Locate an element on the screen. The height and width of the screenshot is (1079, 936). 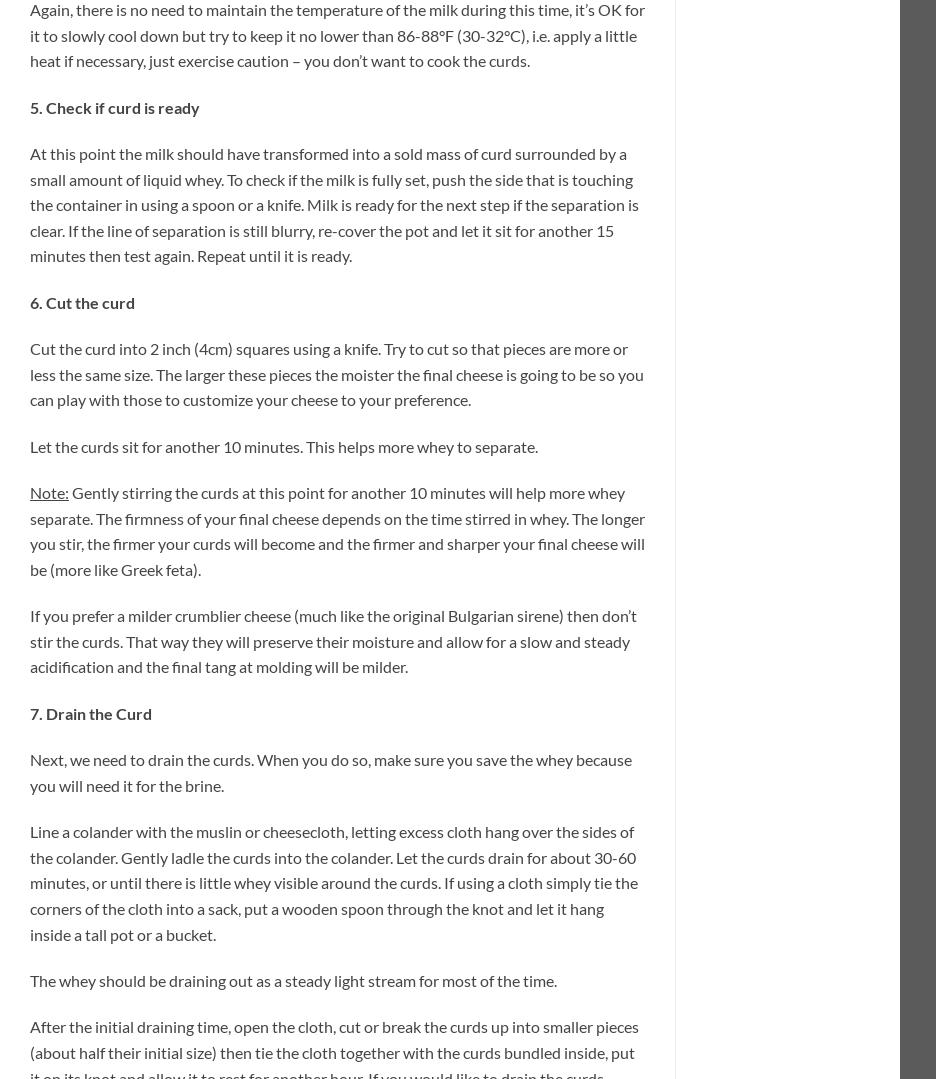
'The whey should be draining out as a steady light stream for most of the time.' is located at coordinates (293, 978).